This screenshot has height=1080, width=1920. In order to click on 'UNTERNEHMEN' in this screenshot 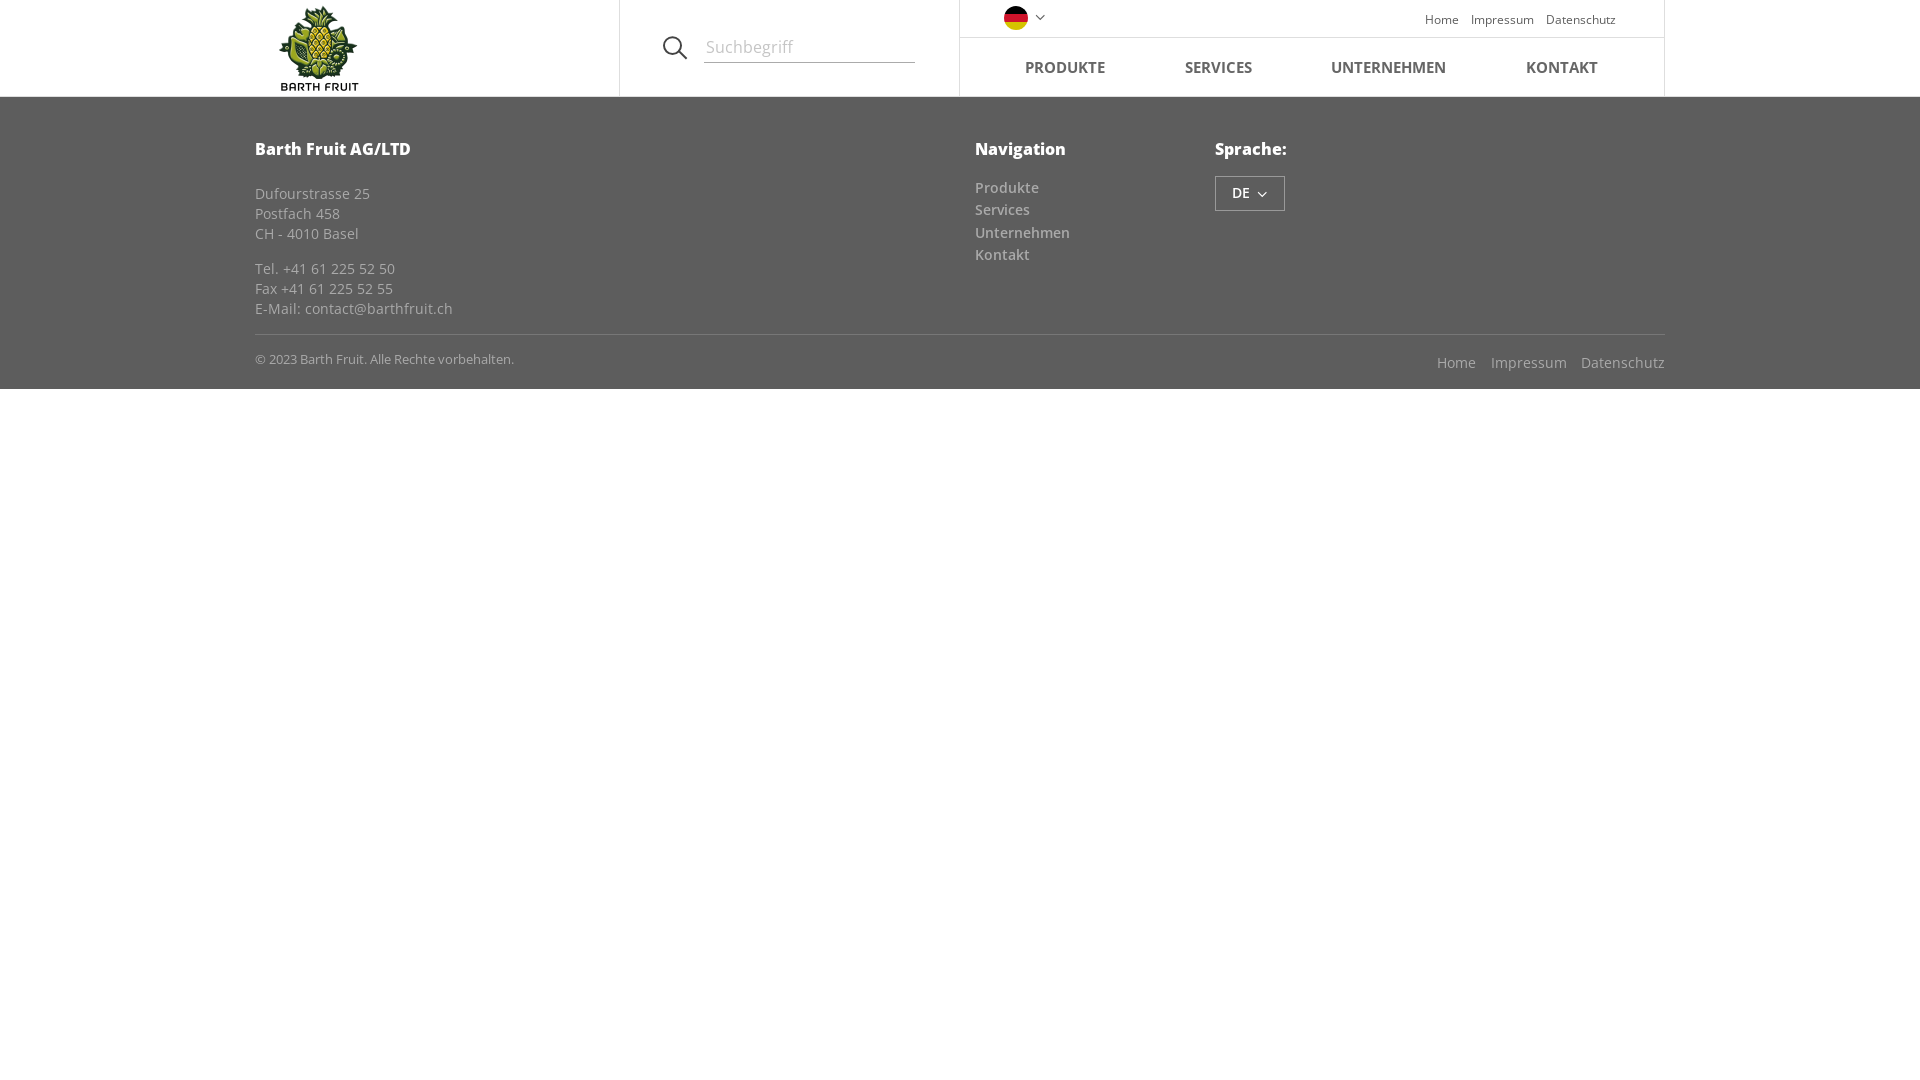, I will do `click(1387, 65)`.